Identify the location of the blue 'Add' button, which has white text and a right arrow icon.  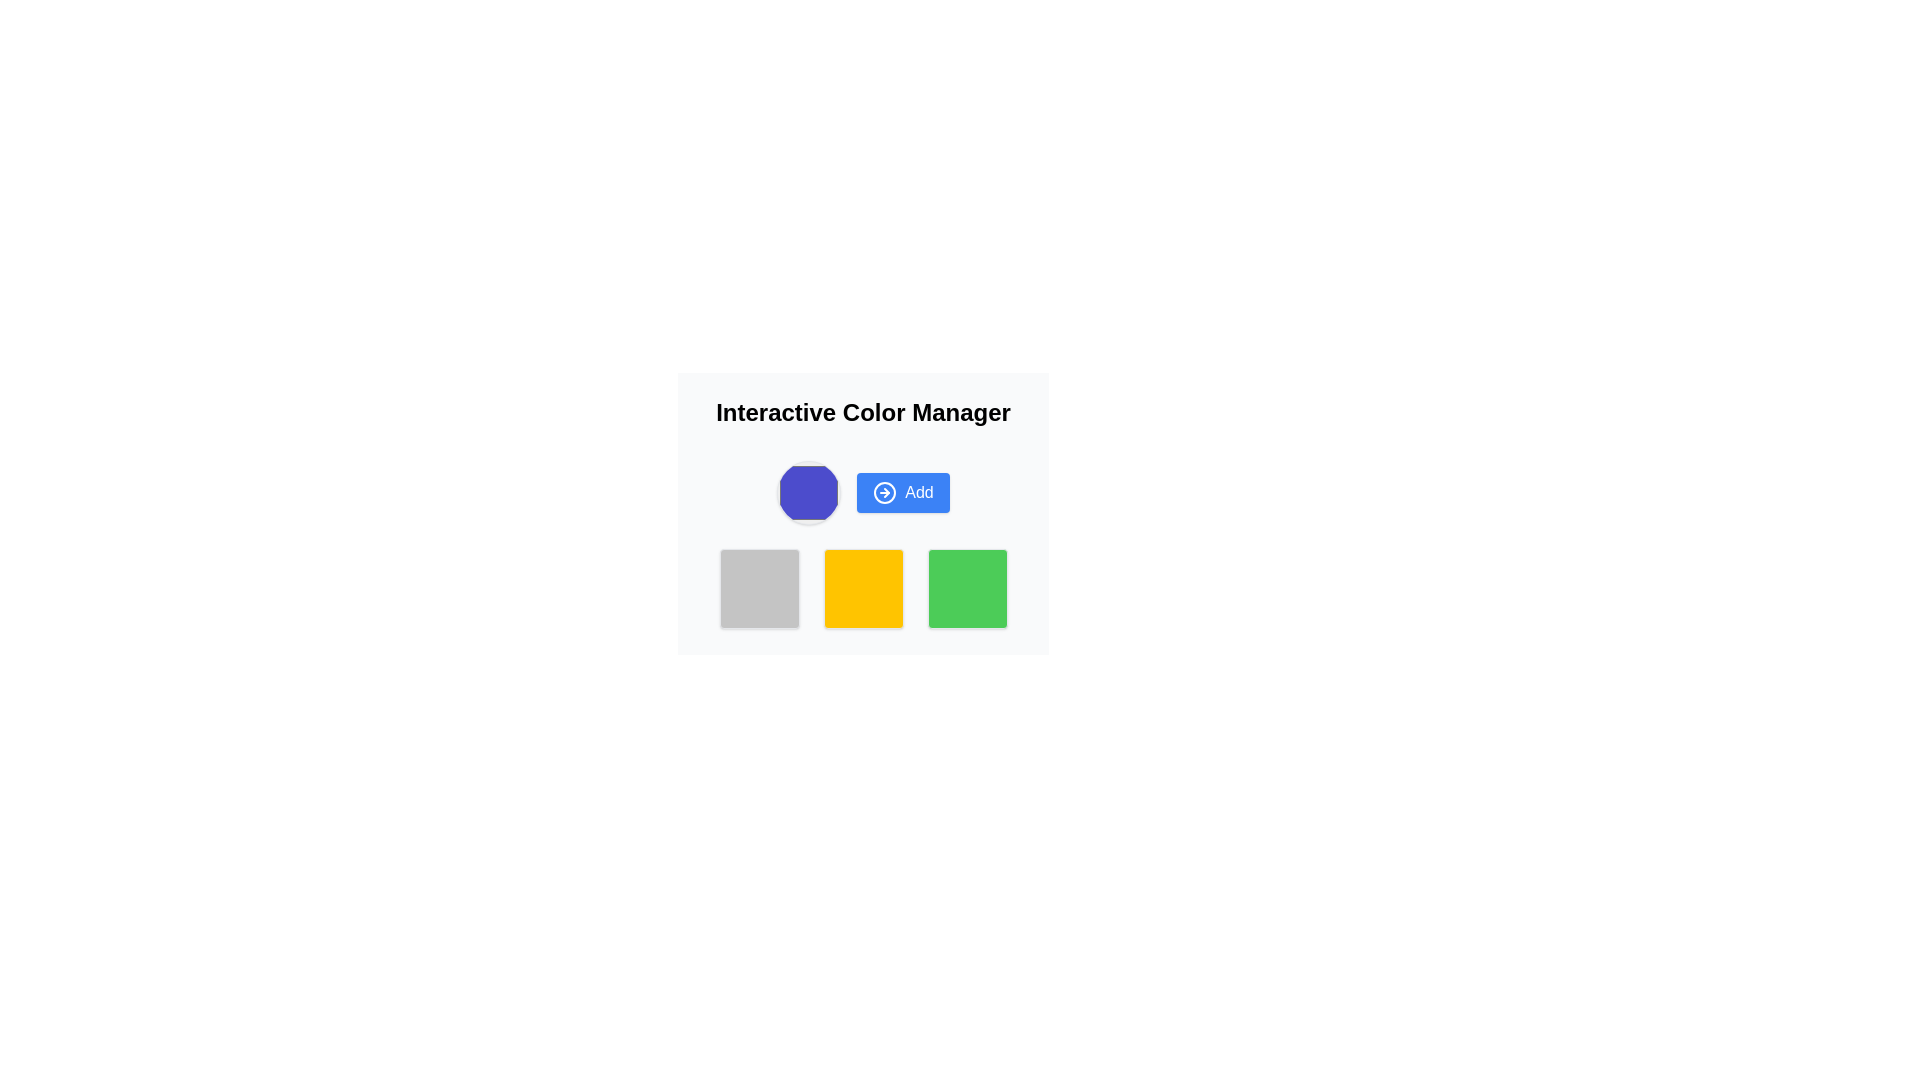
(902, 493).